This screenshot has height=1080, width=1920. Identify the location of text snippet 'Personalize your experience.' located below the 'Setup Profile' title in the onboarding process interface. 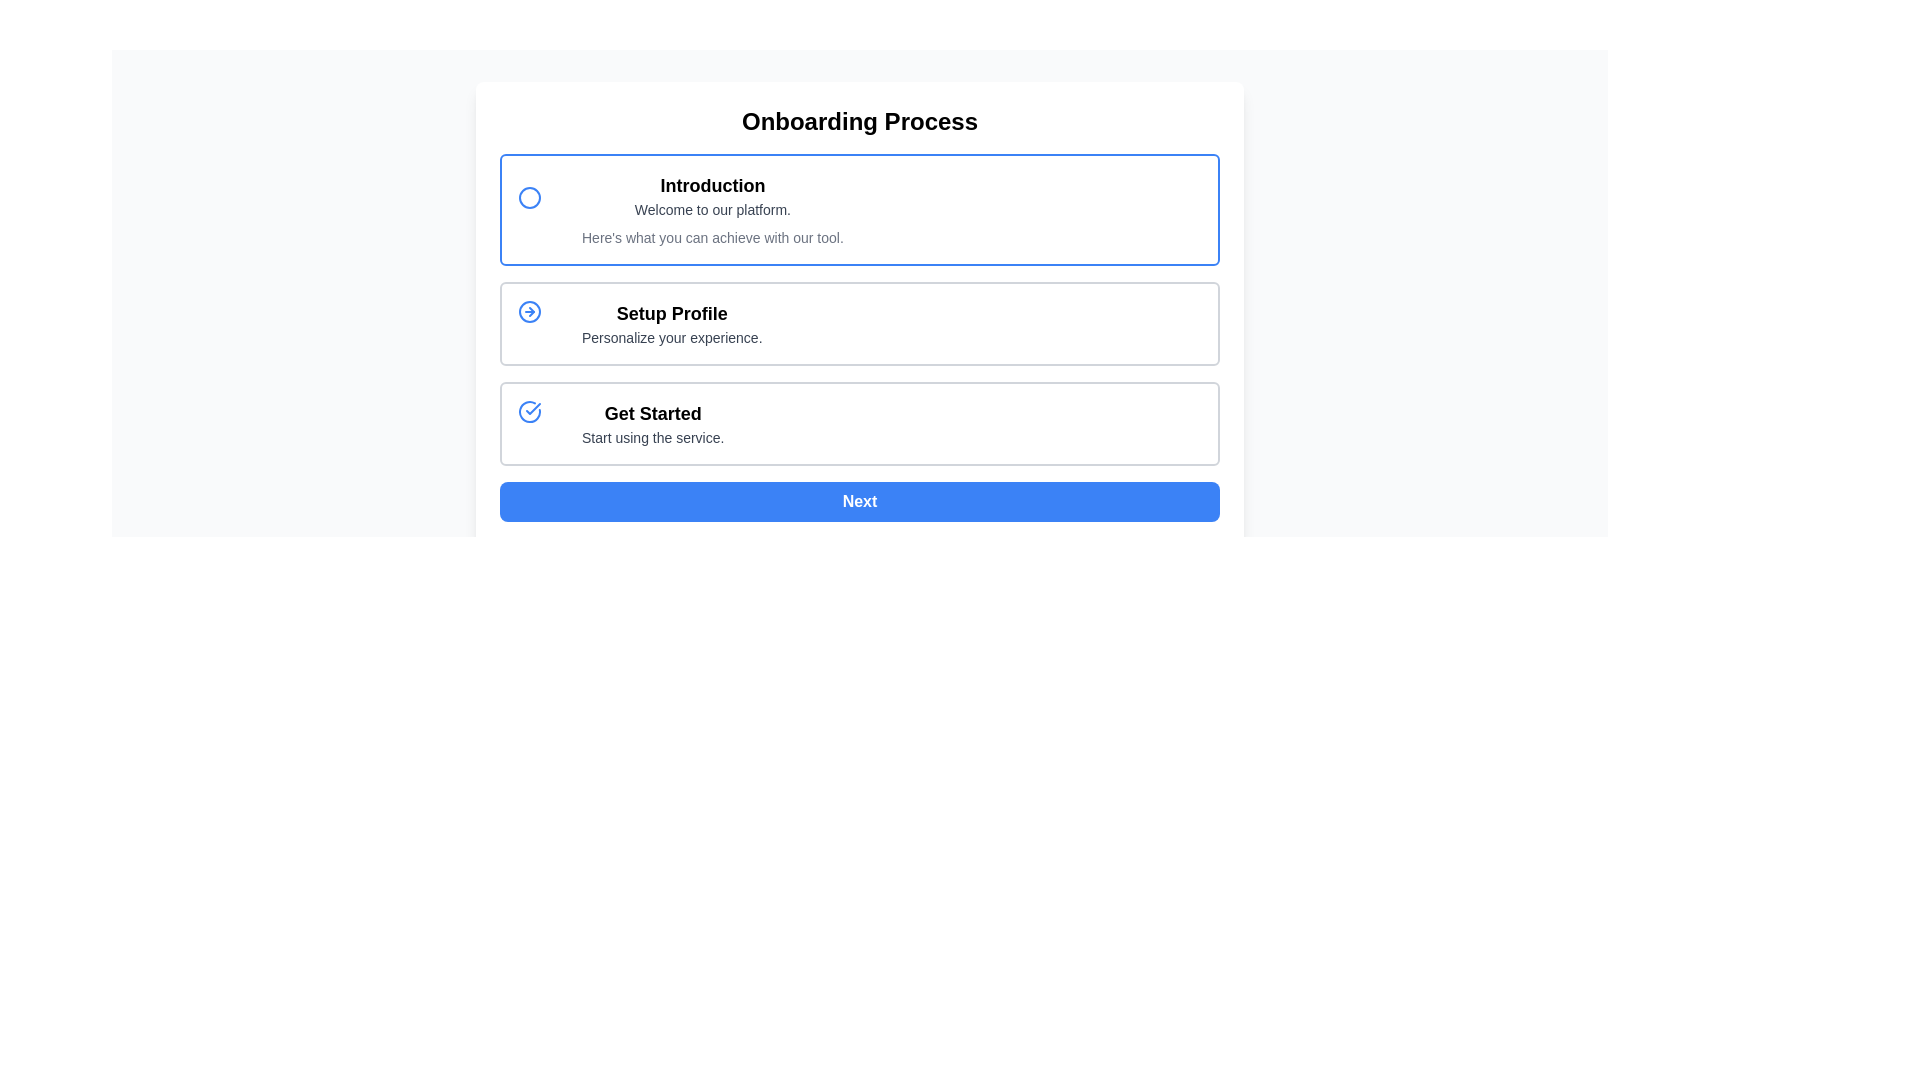
(672, 337).